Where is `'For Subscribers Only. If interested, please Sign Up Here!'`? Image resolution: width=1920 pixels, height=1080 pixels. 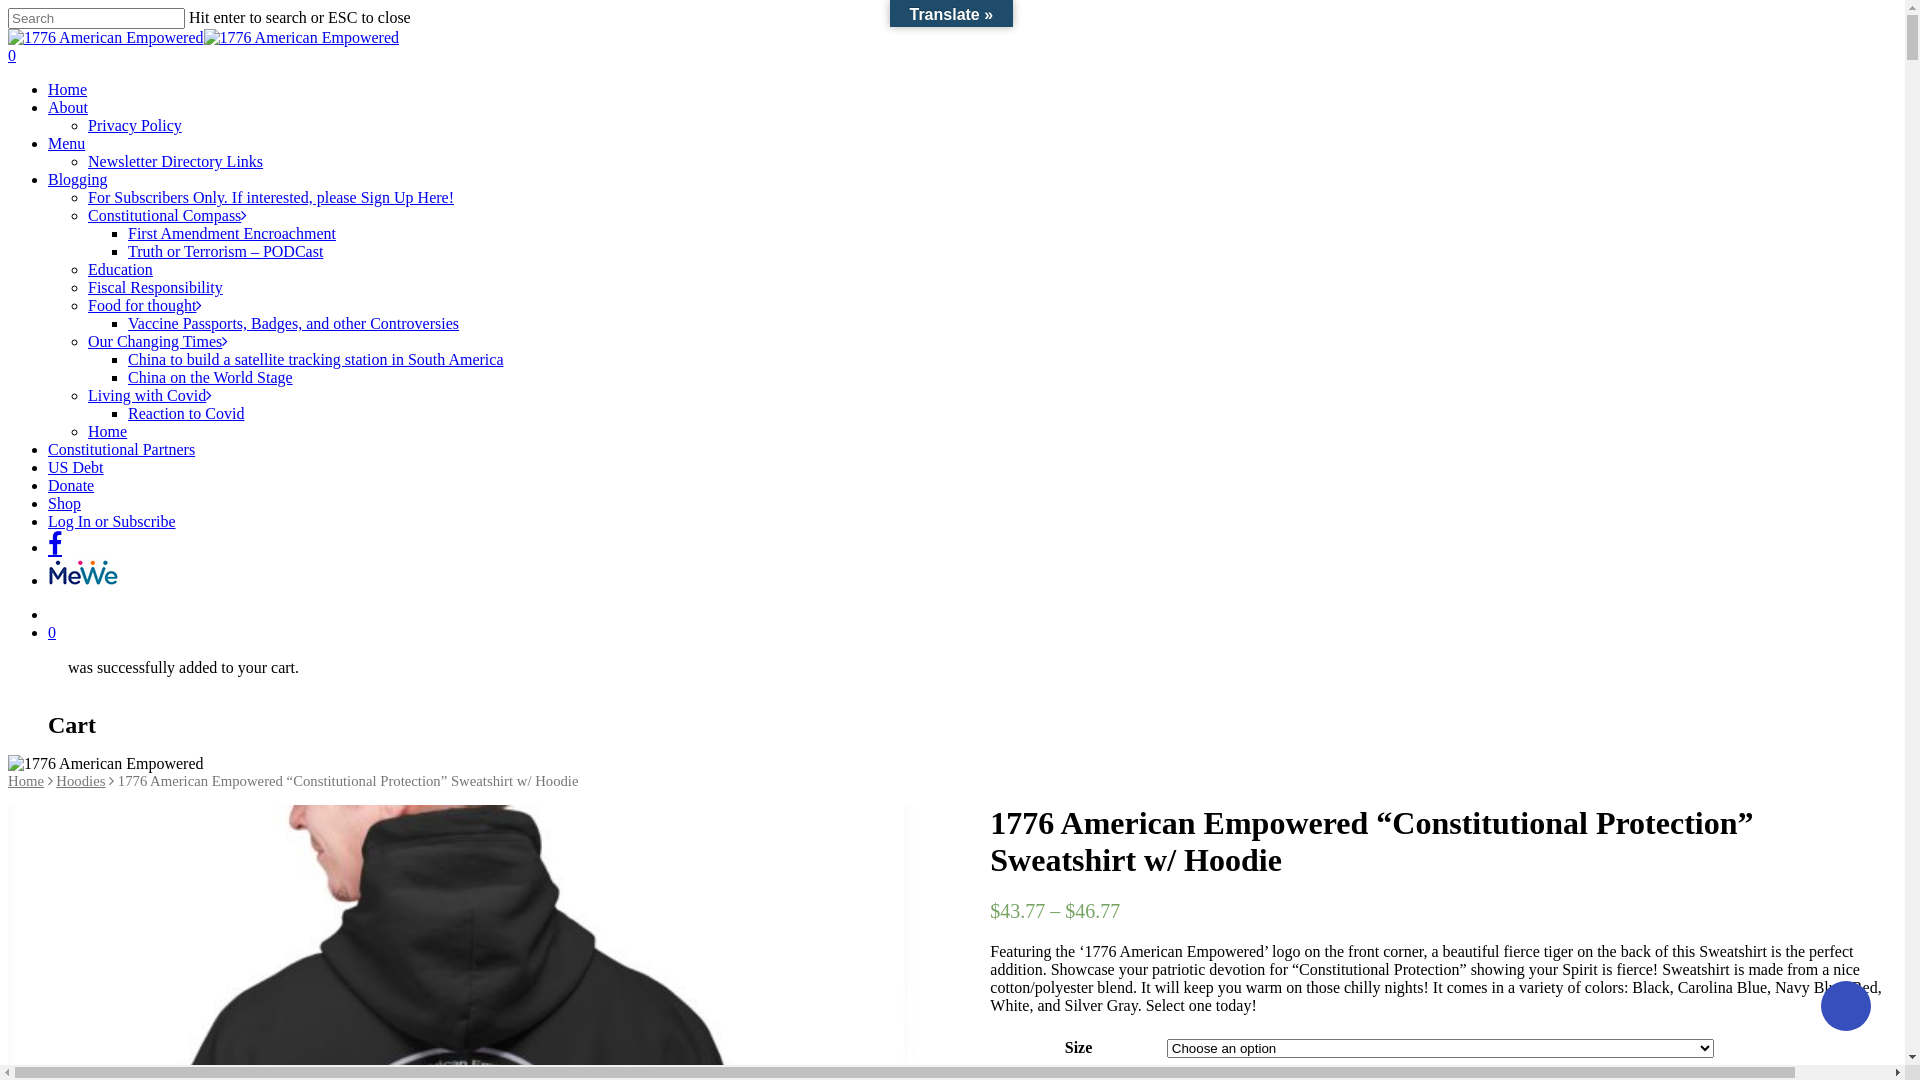
'For Subscribers Only. If interested, please Sign Up Here!' is located at coordinates (269, 197).